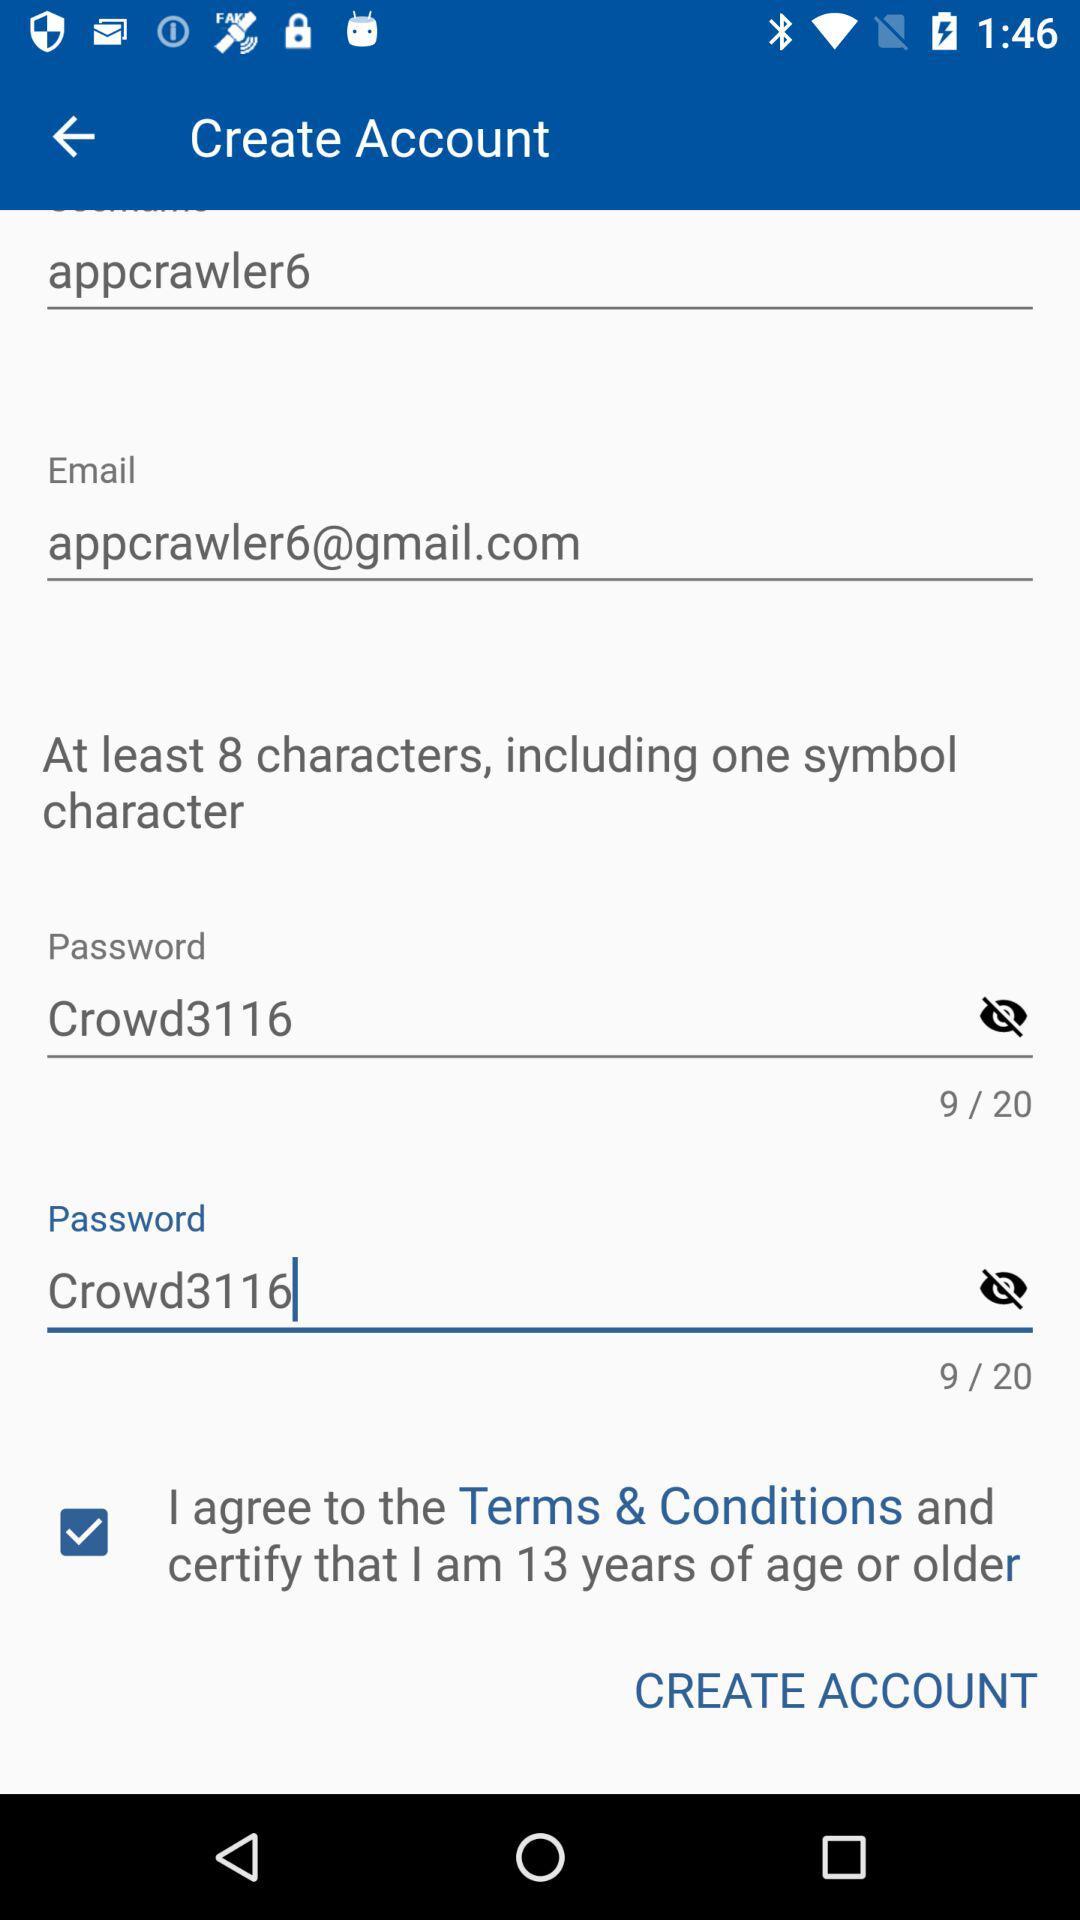 This screenshot has width=1080, height=1920. I want to click on next, so click(1003, 1018).